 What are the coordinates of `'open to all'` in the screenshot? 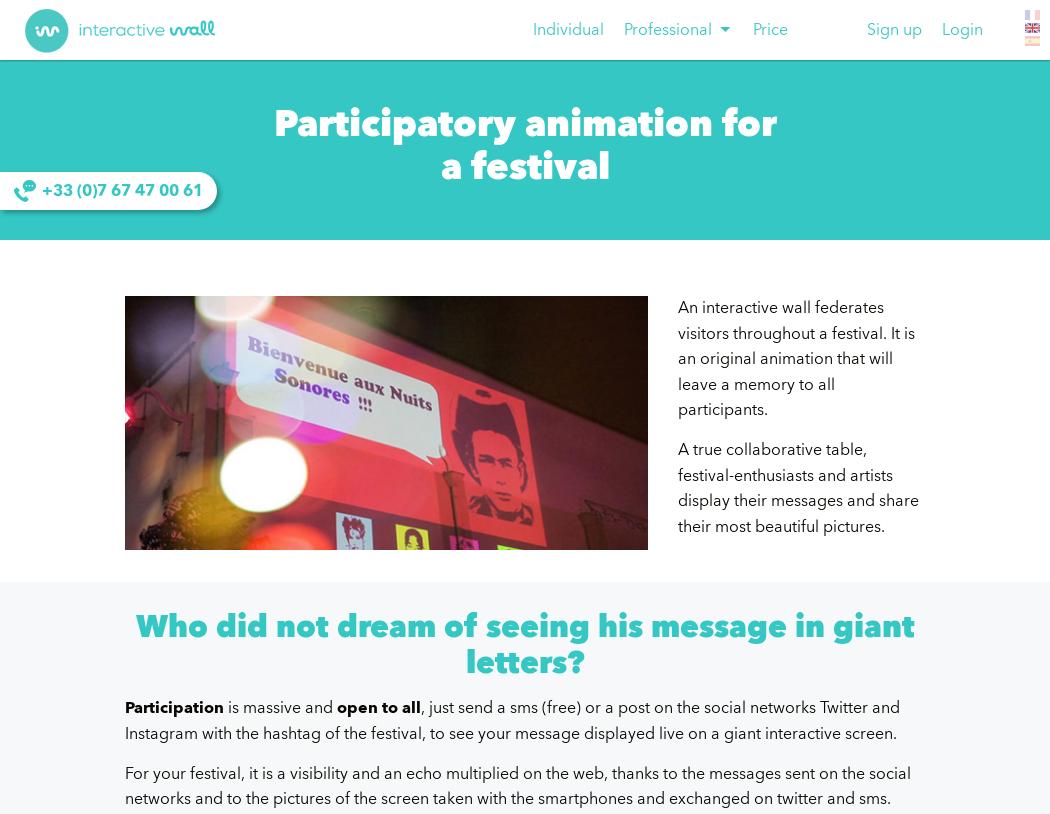 It's located at (337, 708).